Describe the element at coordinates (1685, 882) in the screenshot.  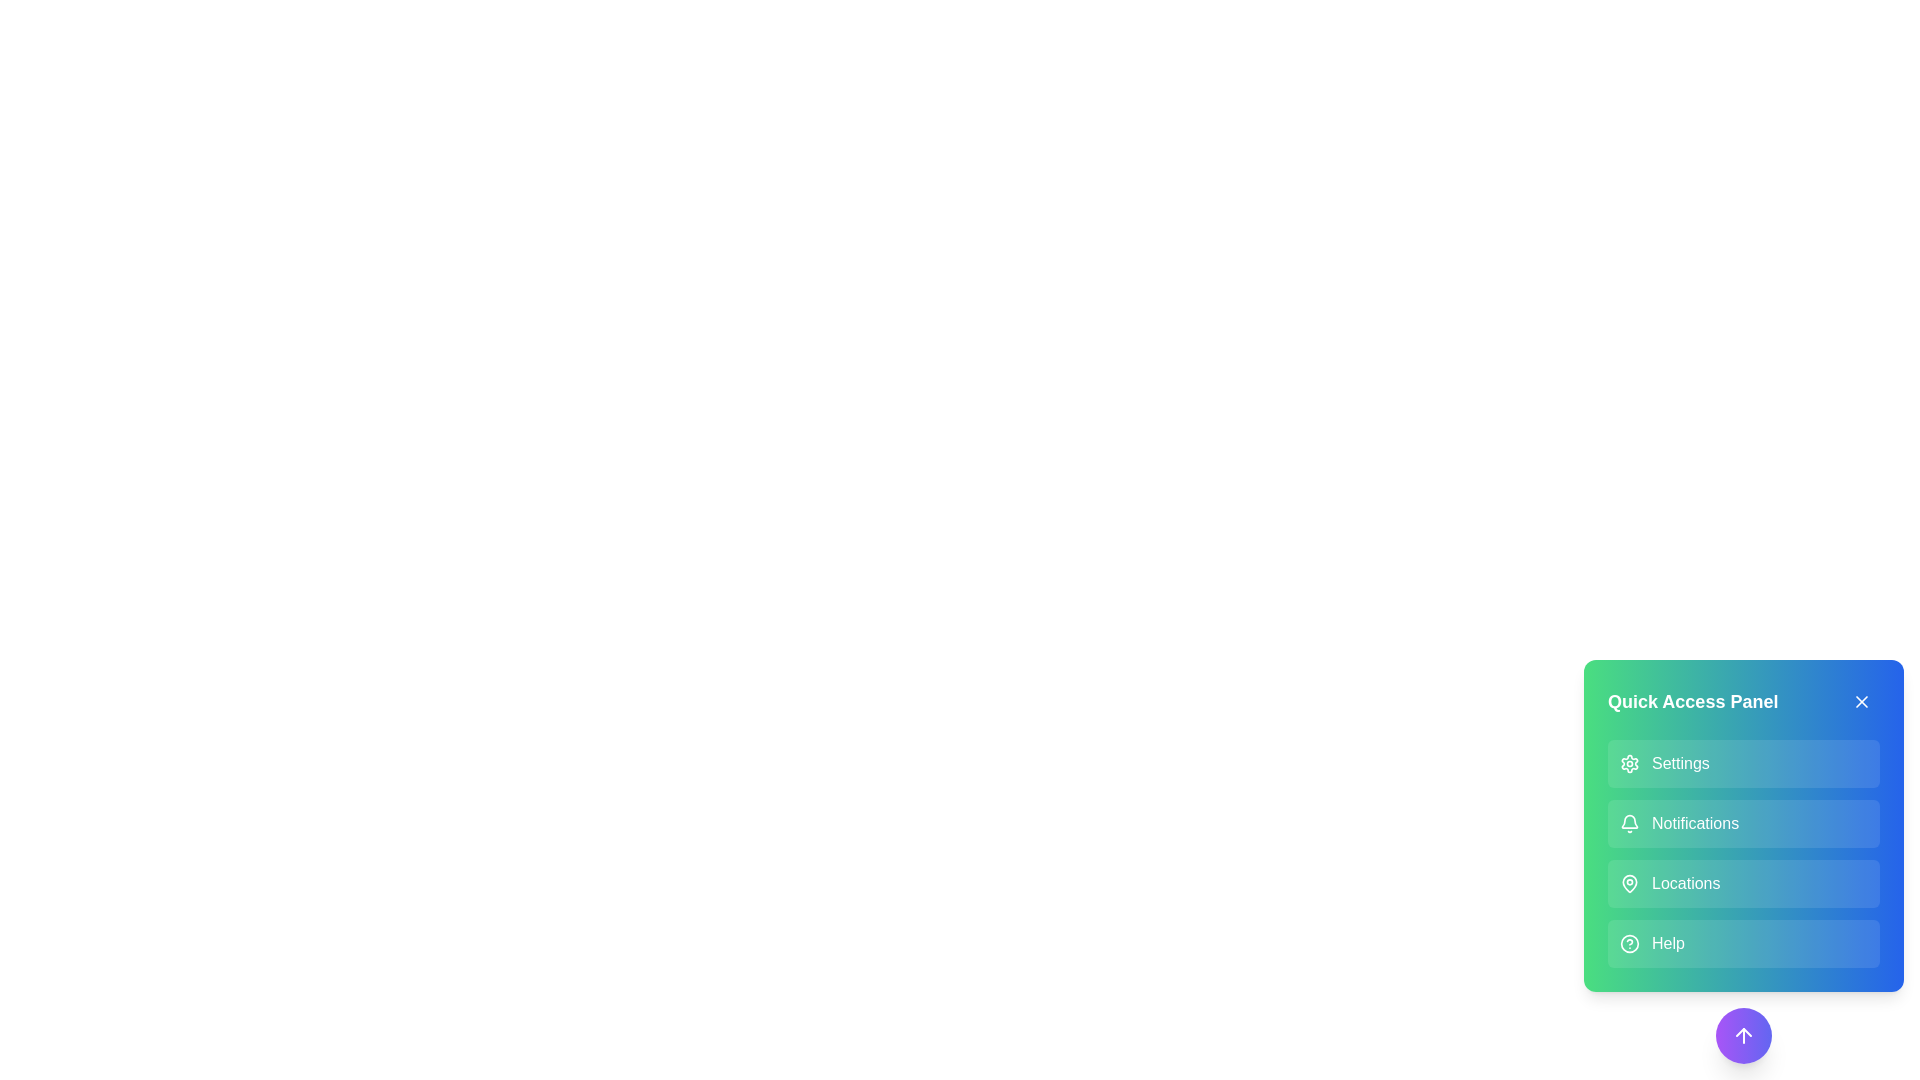
I see `the 'Locations' text label in the sidebar panel` at that location.